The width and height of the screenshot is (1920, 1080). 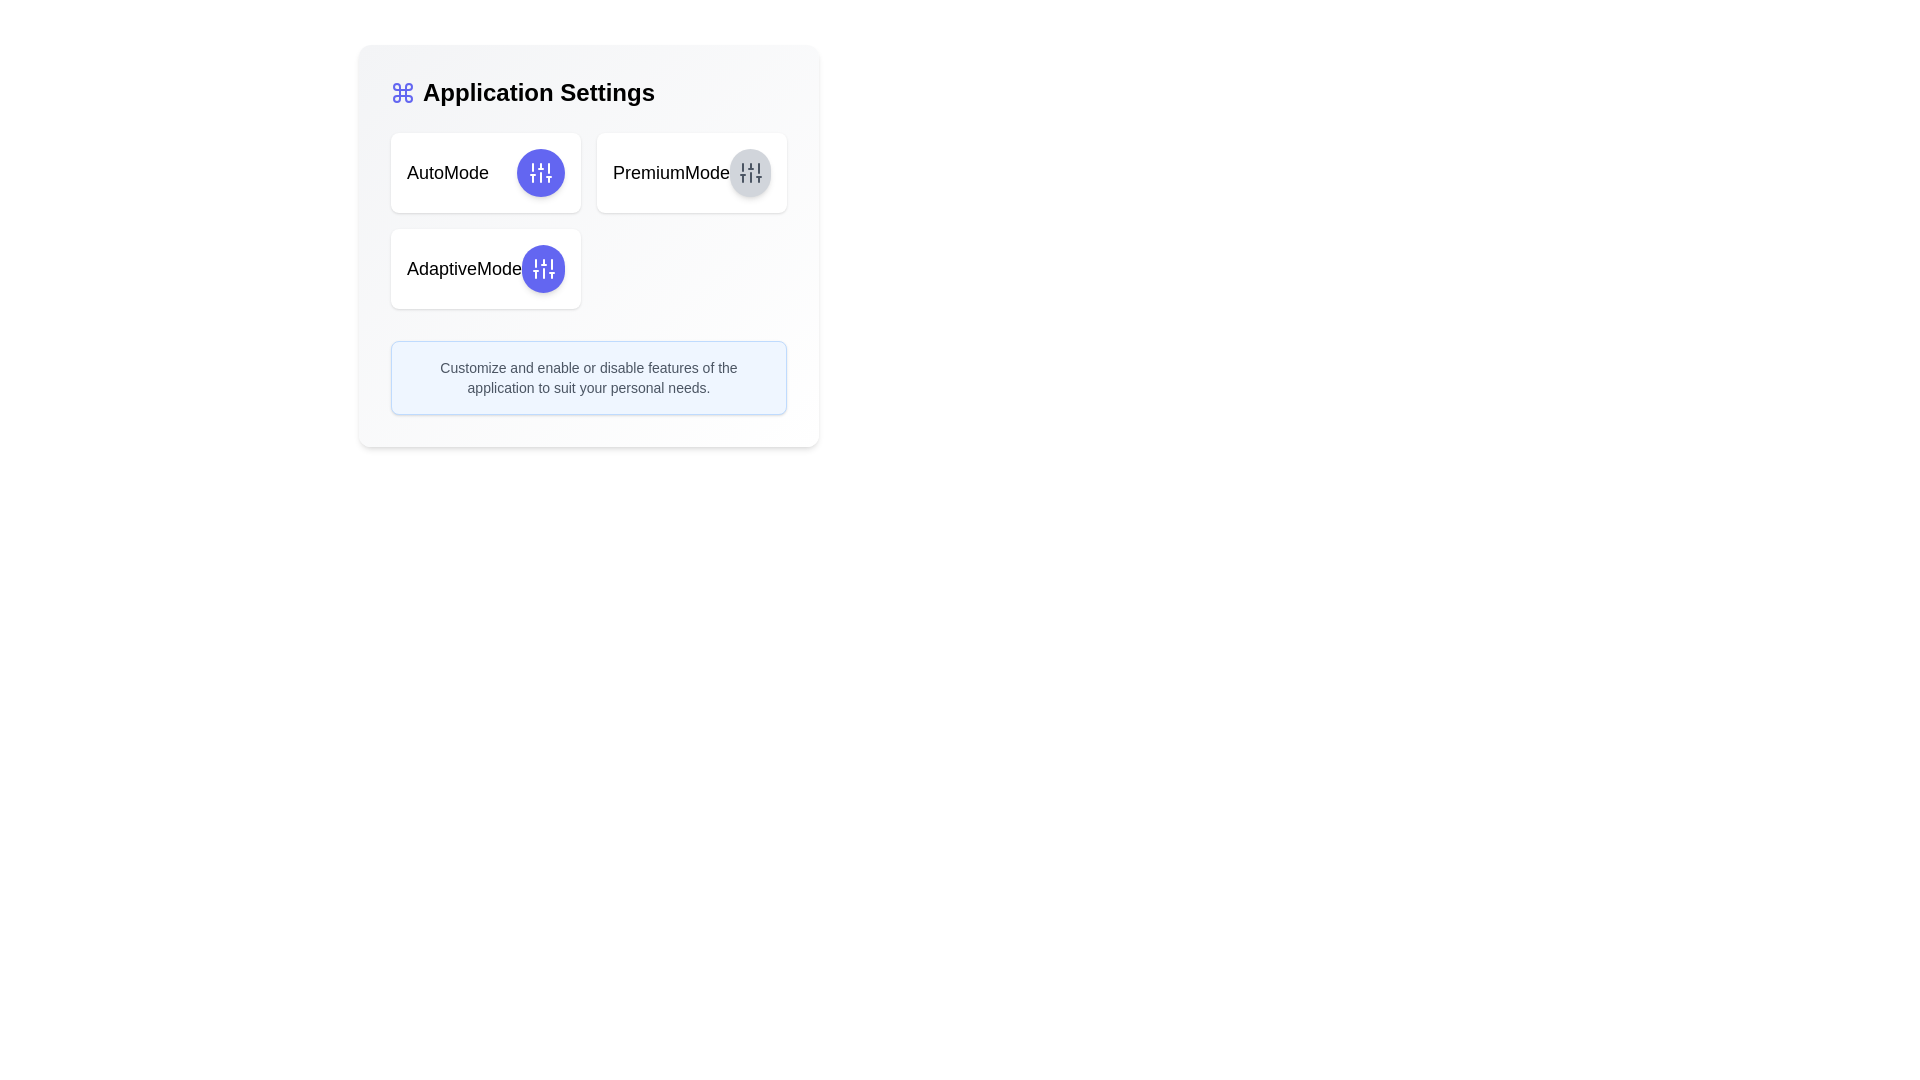 What do you see at coordinates (485, 172) in the screenshot?
I see `the 'AutoMode' text on the Selectable Option Card with Action Button, located in the upper-left portion of the 'Application Settings' section` at bounding box center [485, 172].